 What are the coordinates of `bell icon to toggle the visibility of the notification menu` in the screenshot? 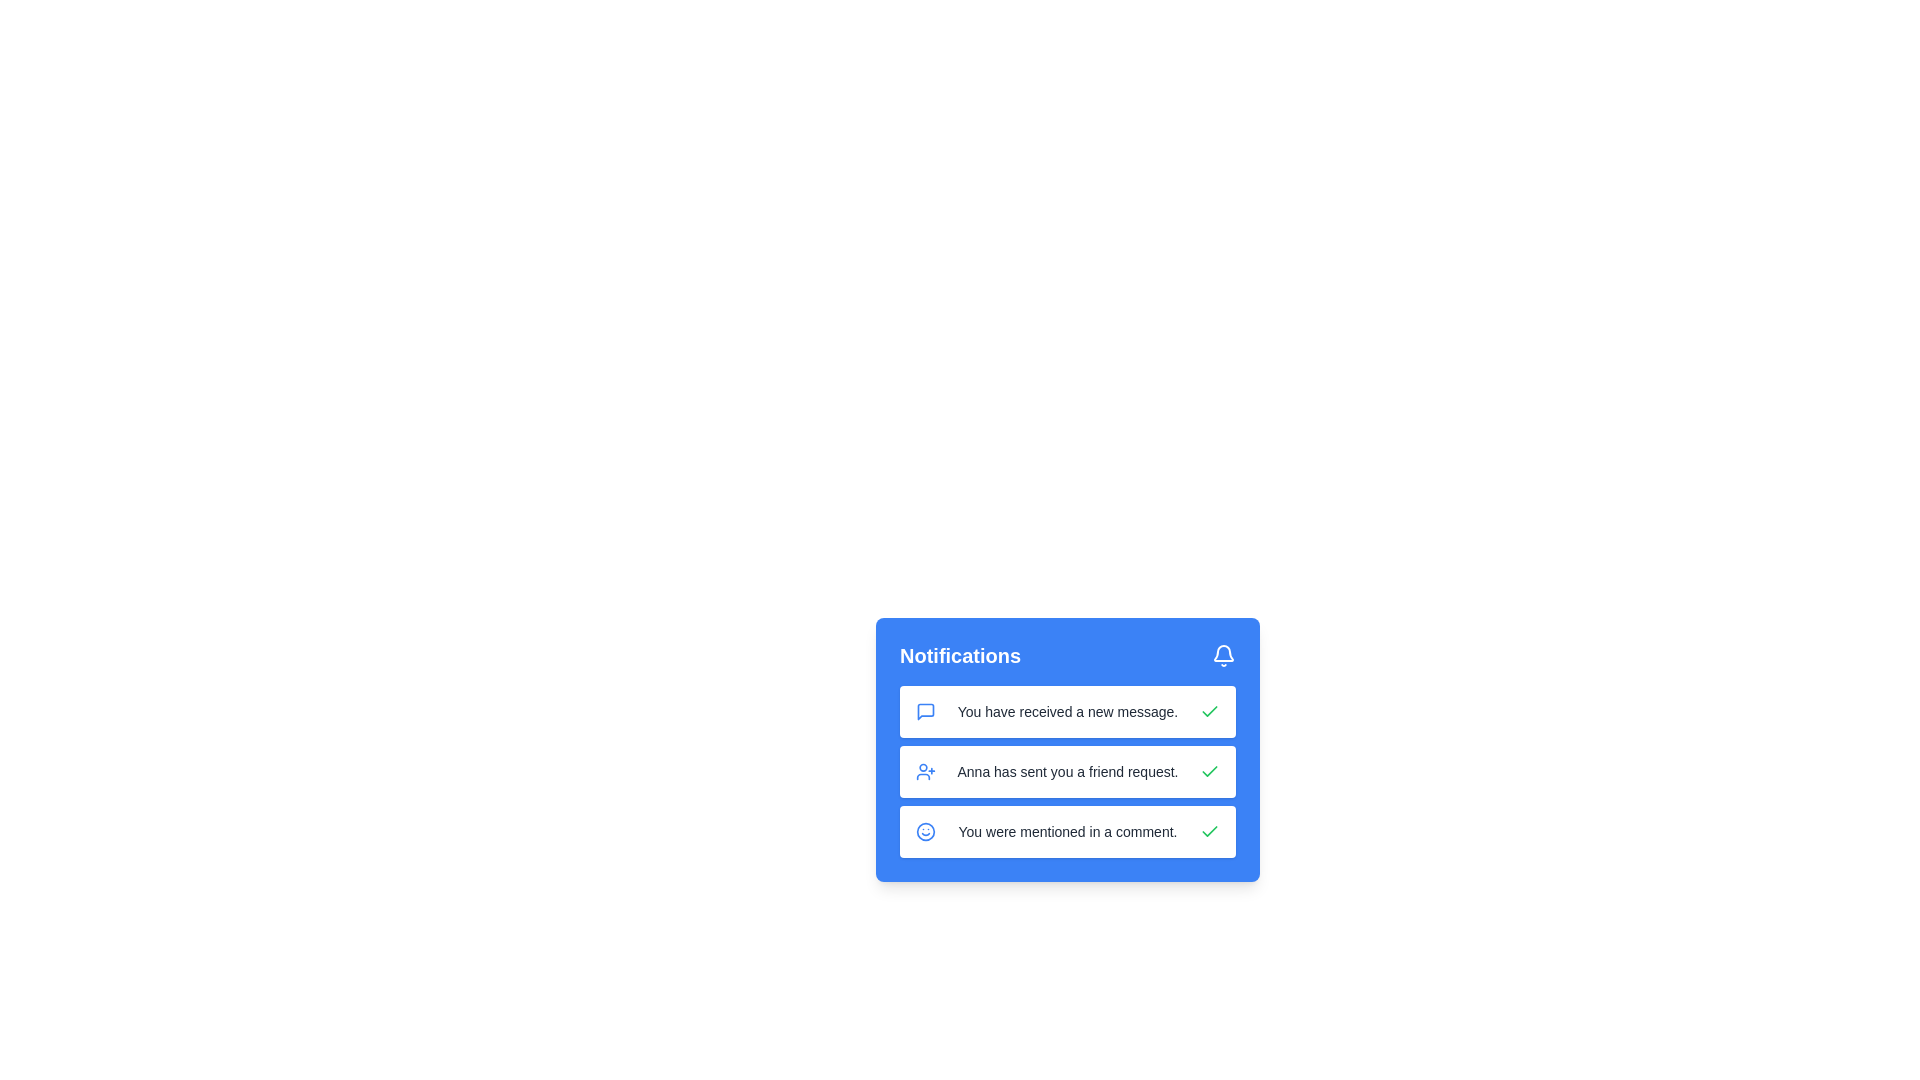 It's located at (1223, 655).